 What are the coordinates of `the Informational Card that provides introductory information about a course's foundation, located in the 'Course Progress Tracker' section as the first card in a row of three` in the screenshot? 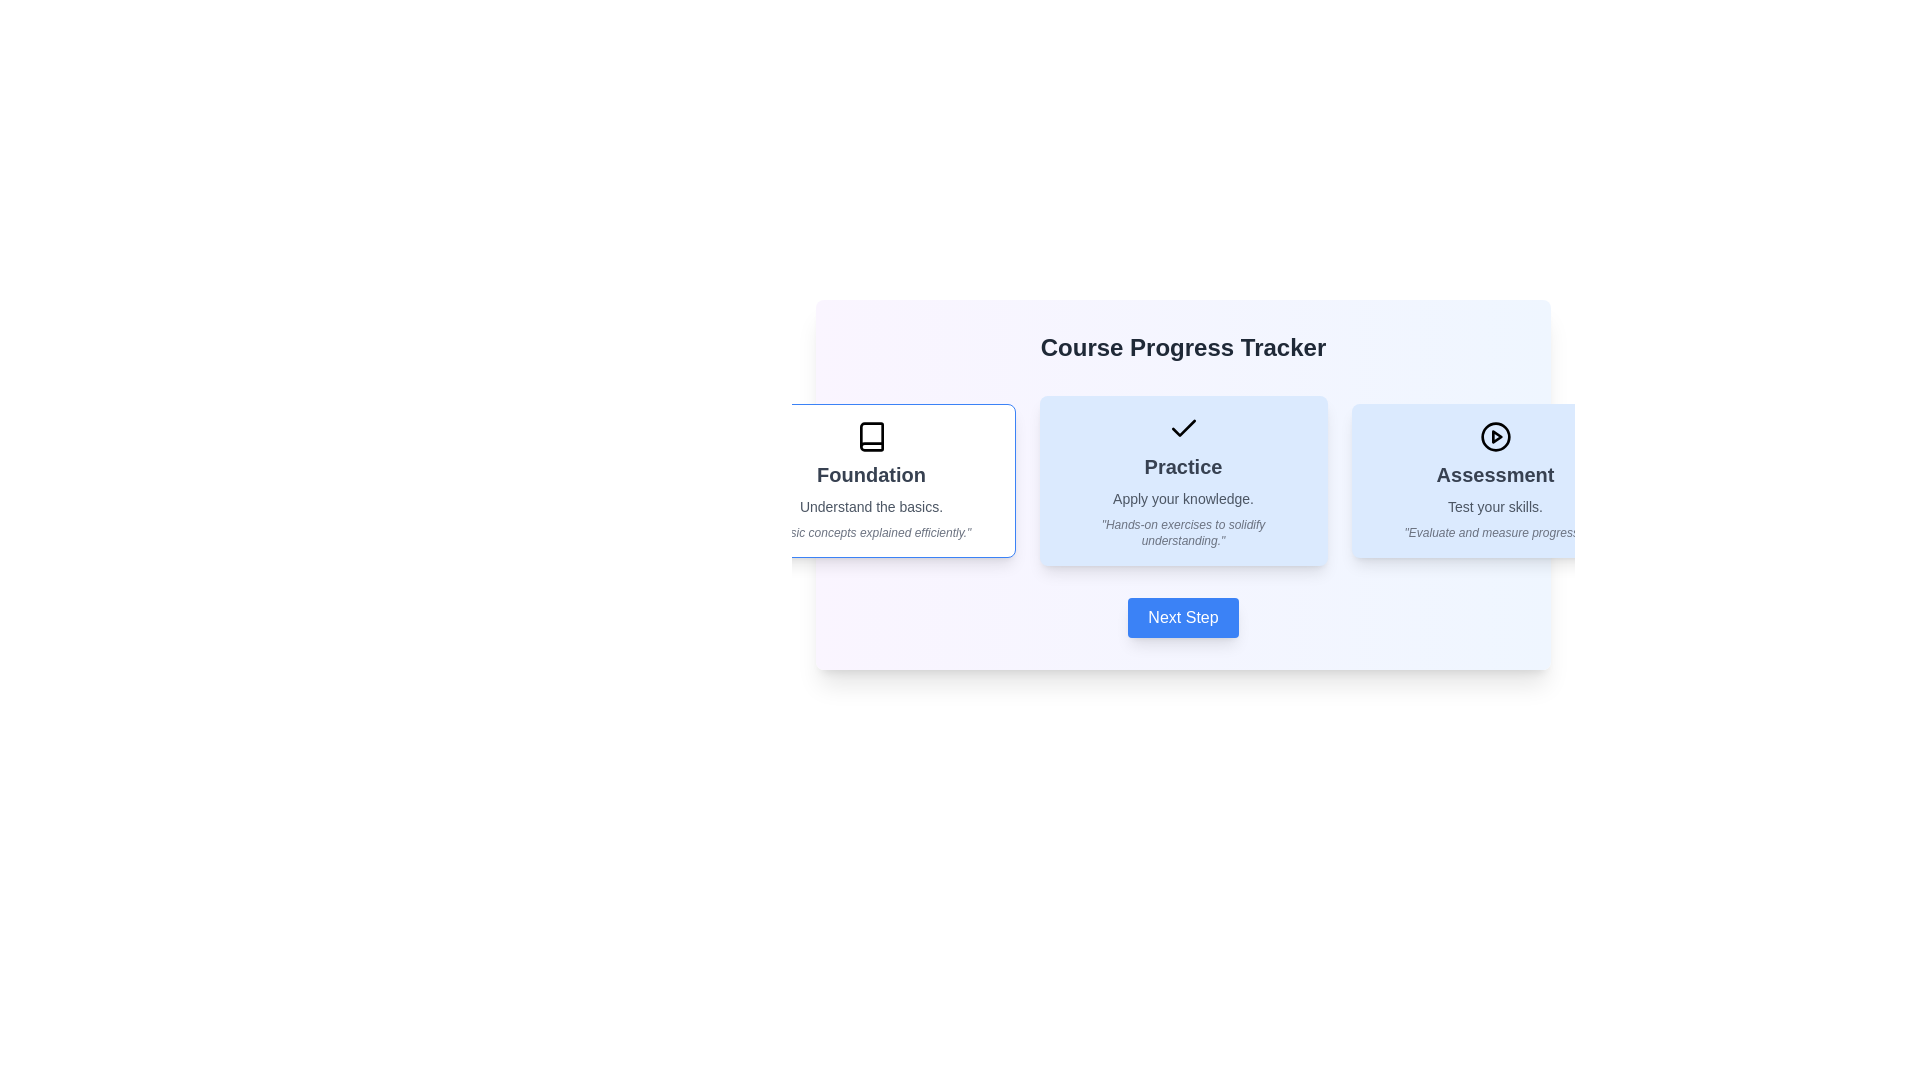 It's located at (871, 481).